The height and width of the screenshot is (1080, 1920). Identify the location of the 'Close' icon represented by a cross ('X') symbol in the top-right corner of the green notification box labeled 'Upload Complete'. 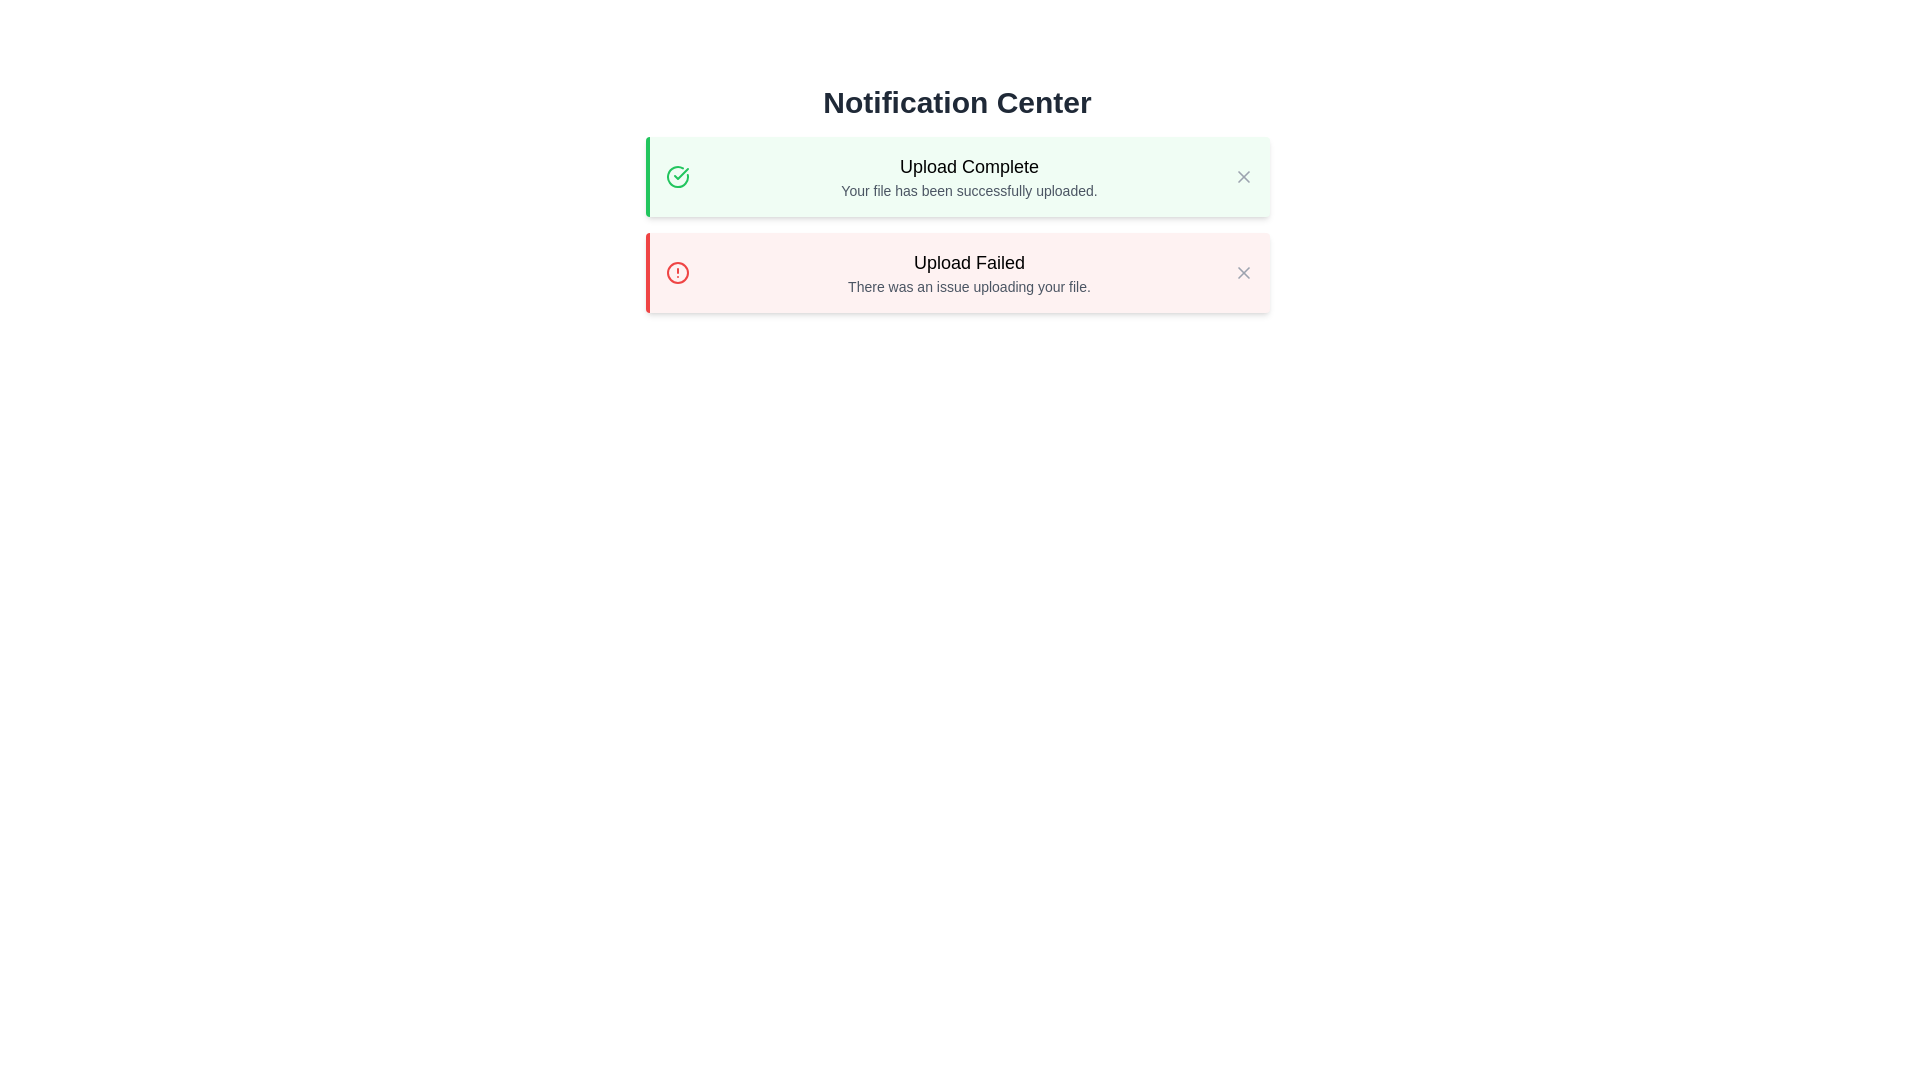
(1242, 176).